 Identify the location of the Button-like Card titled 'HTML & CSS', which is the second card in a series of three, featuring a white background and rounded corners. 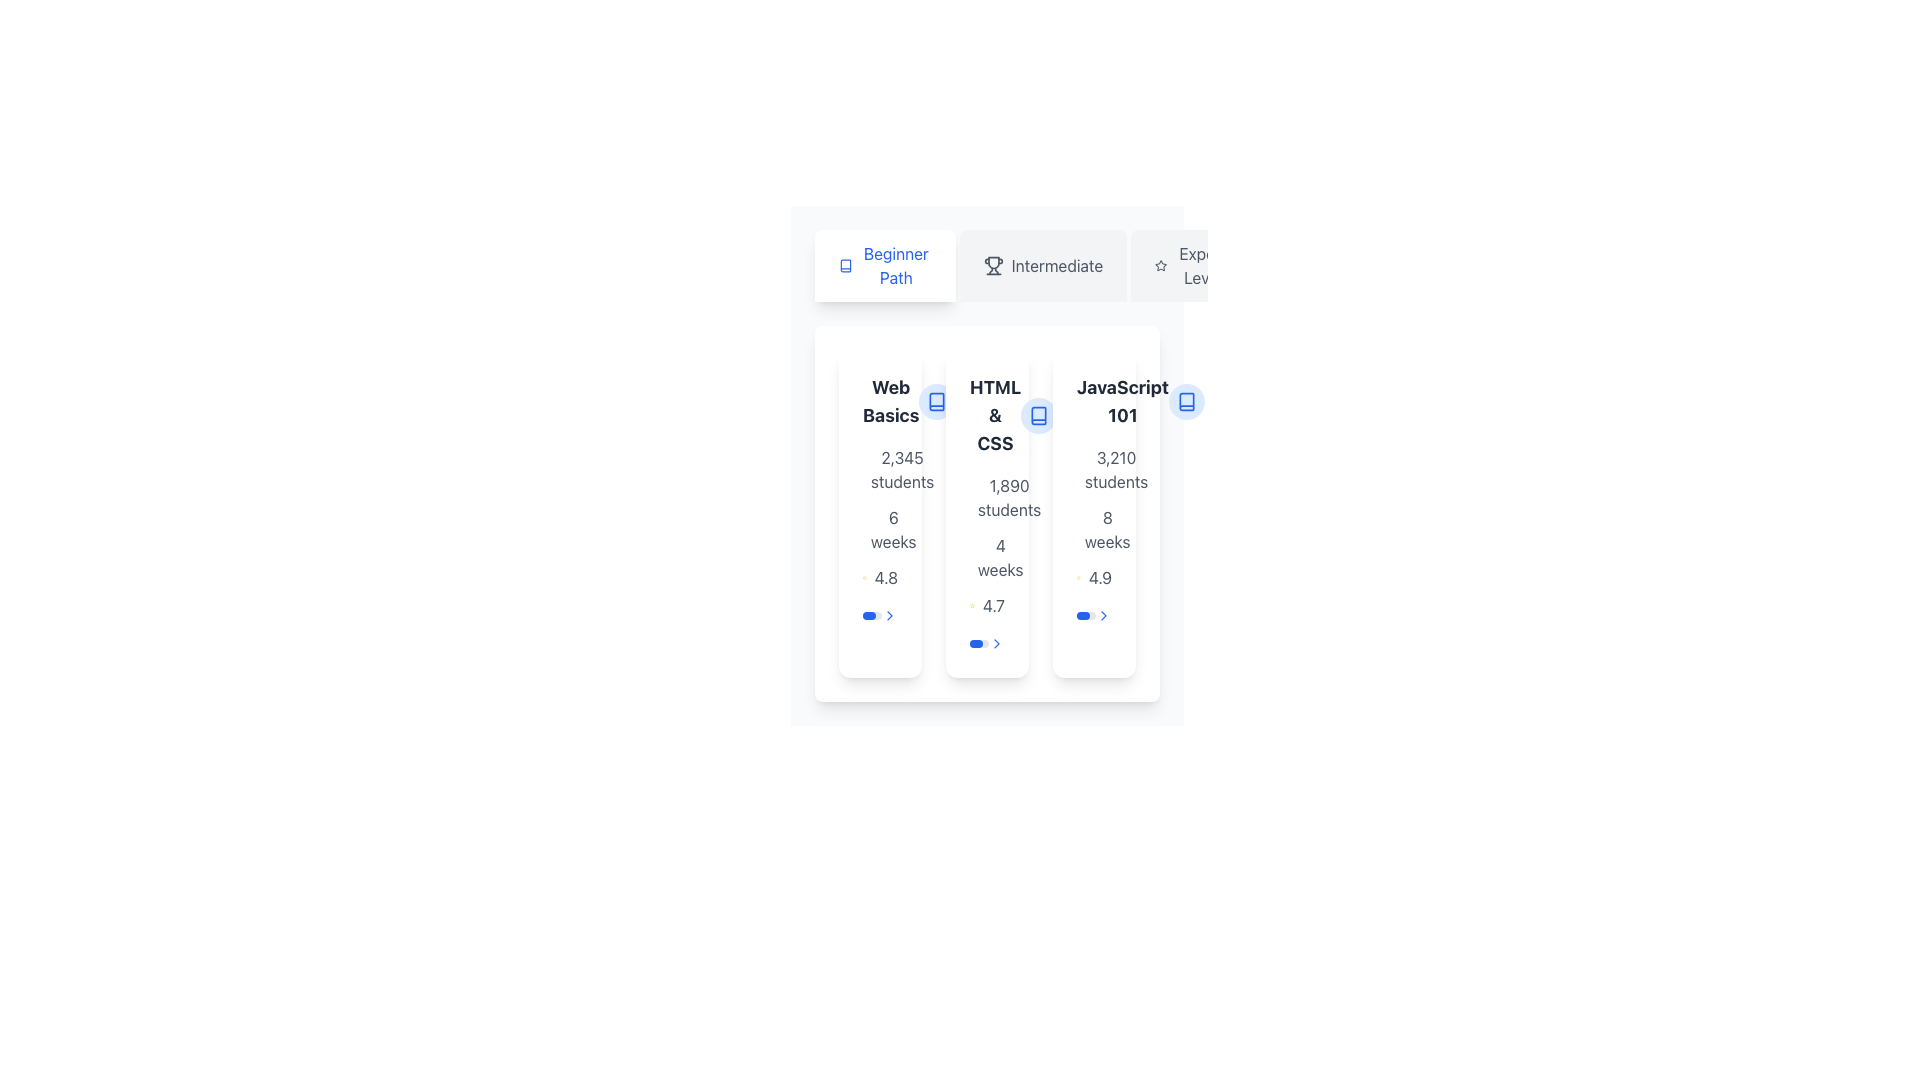
(987, 512).